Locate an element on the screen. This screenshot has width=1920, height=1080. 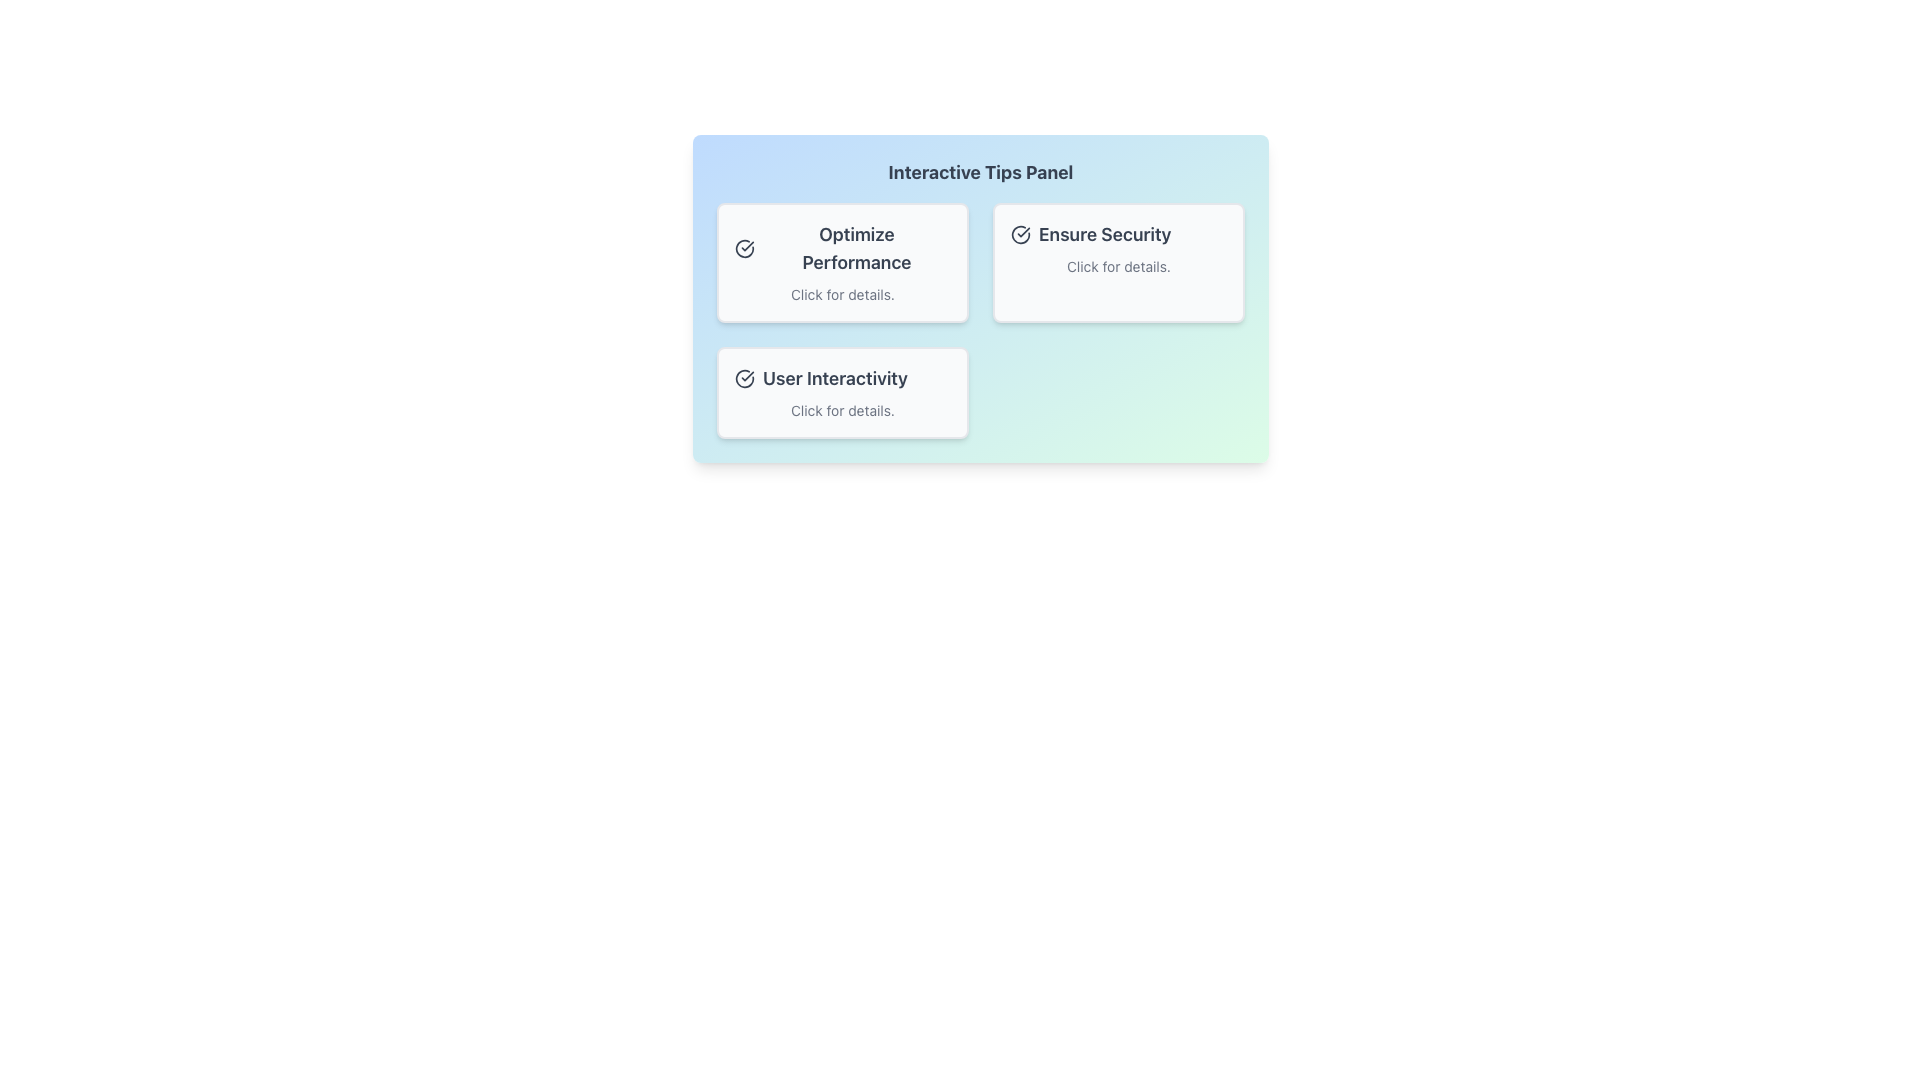
the heading text element at the top of the card component, which is centrally aligned and serves as the title for the card is located at coordinates (980, 172).